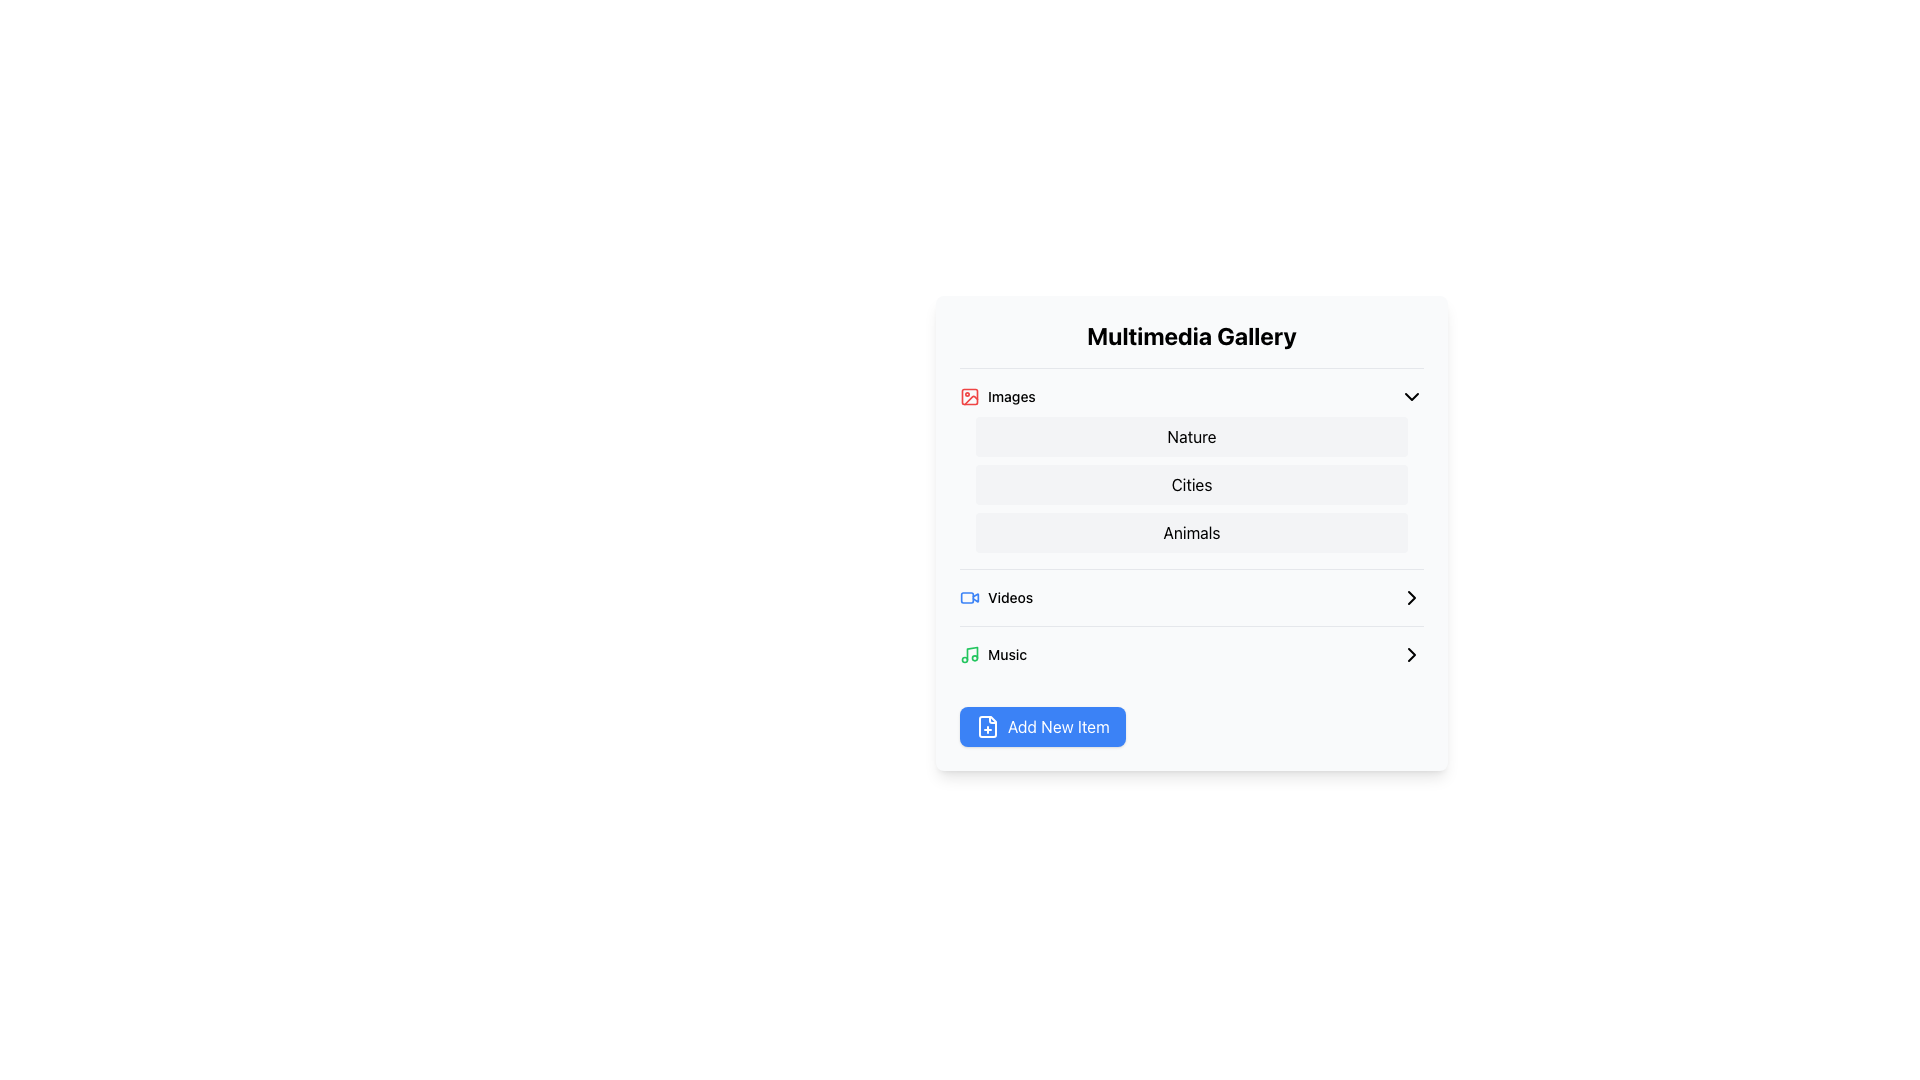 The image size is (1920, 1080). What do you see at coordinates (969, 655) in the screenshot?
I see `the 'Music' icon in the 'Multimedia Gallery' menu` at bounding box center [969, 655].